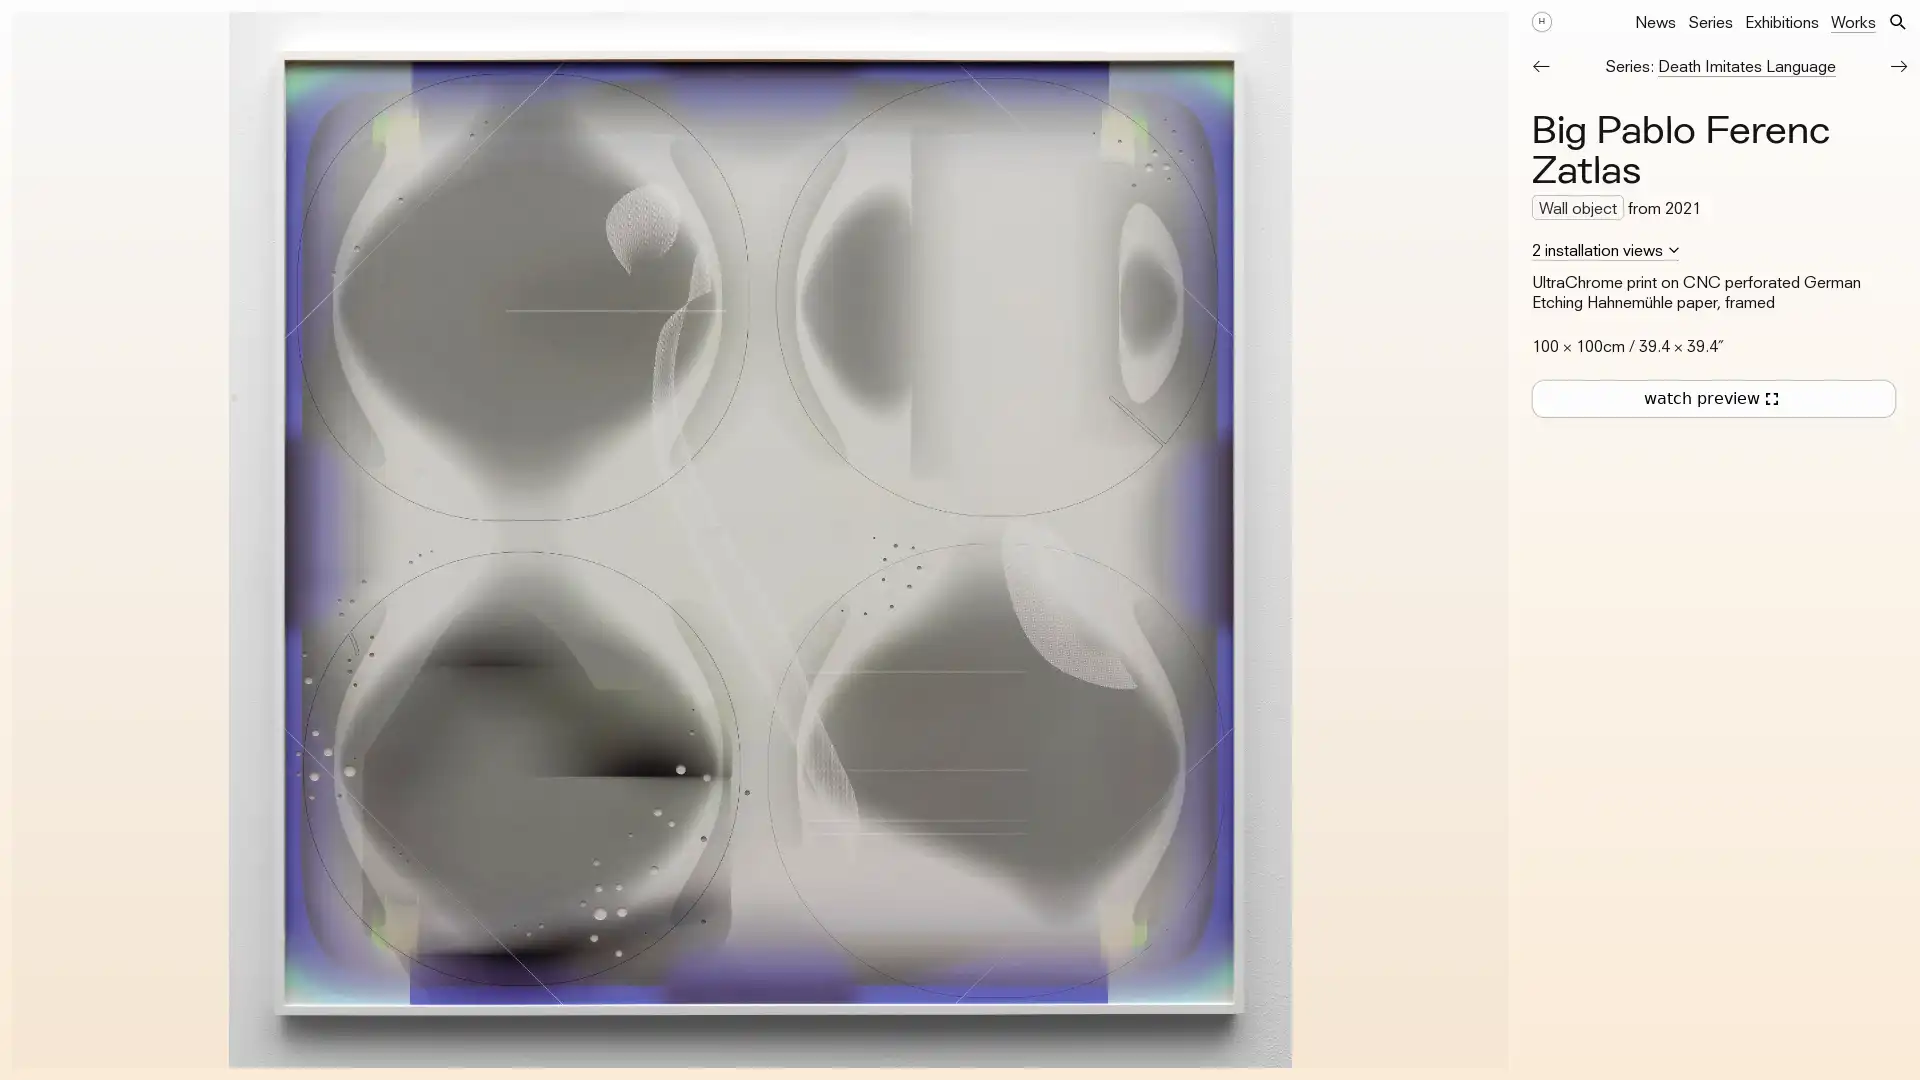 Image resolution: width=1920 pixels, height=1080 pixels. What do you see at coordinates (112, 19) in the screenshot?
I see `Work details` at bounding box center [112, 19].